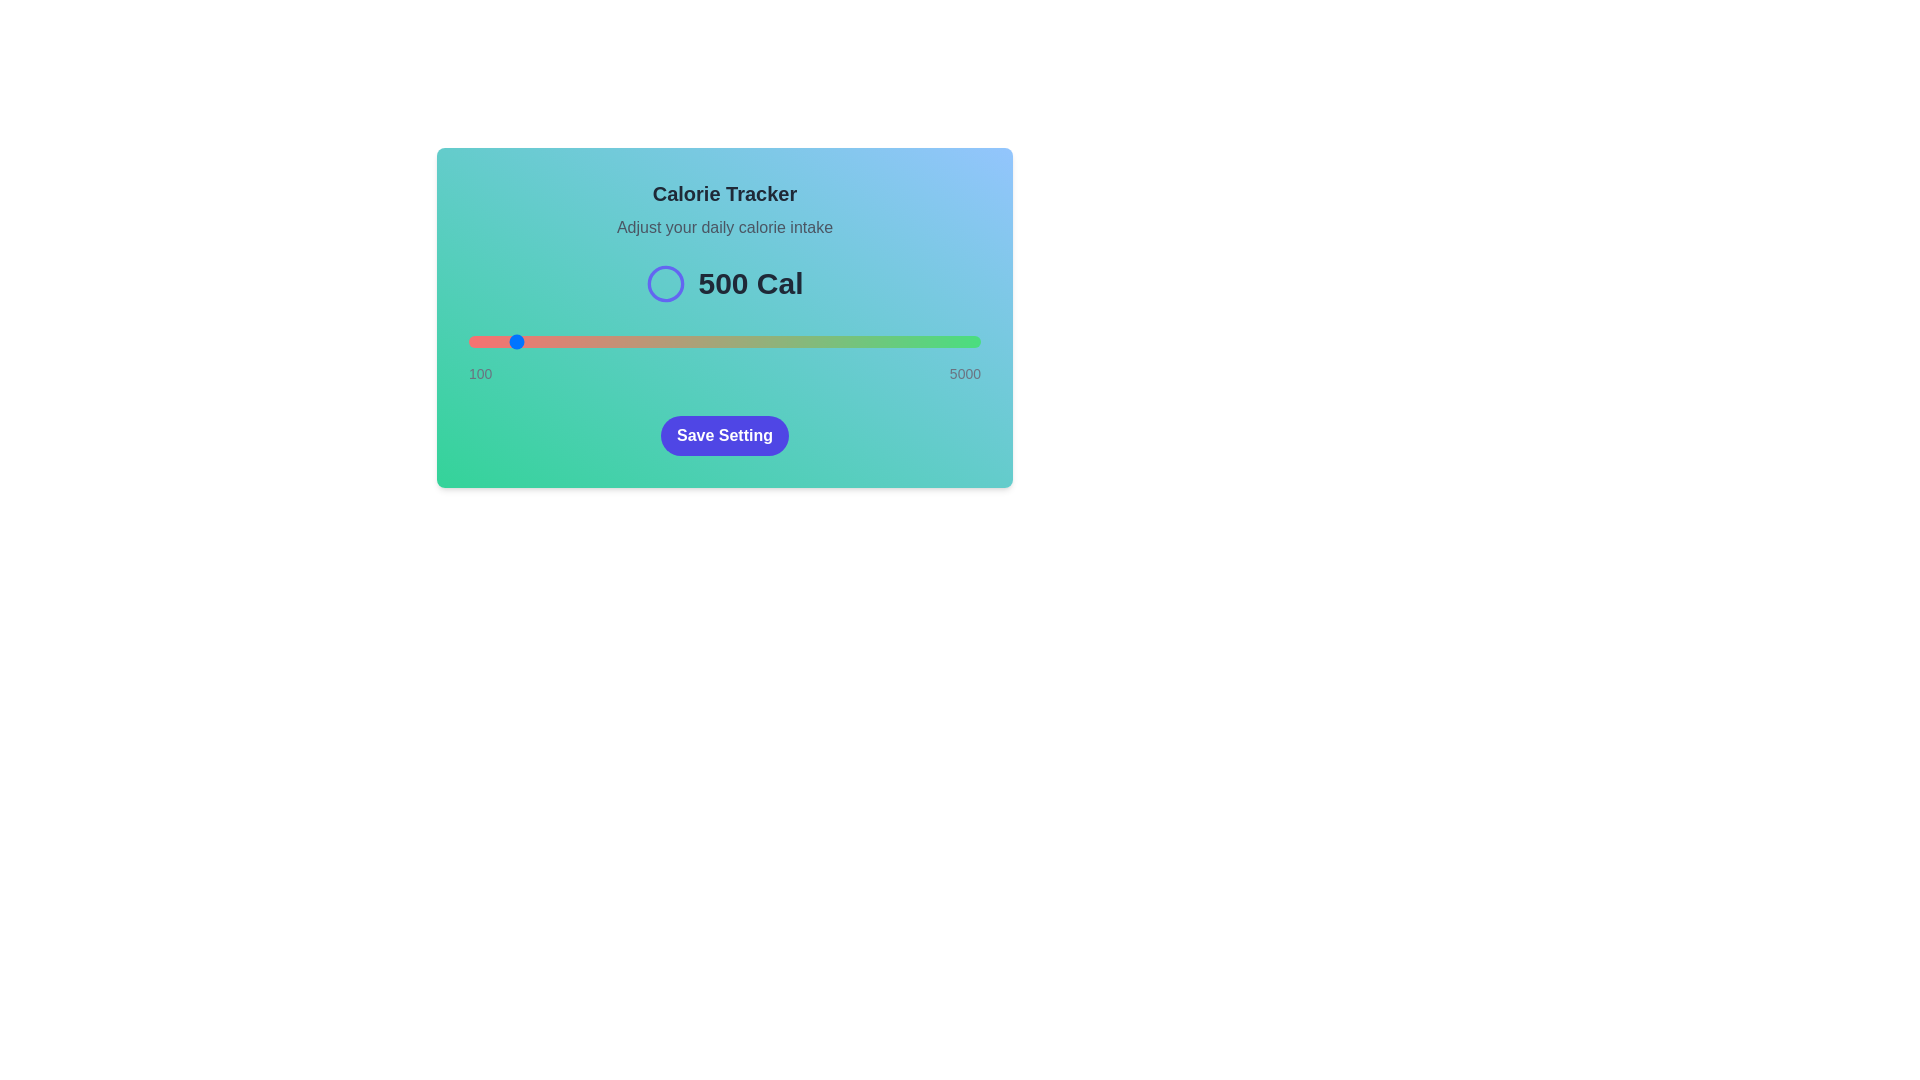 This screenshot has width=1920, height=1080. What do you see at coordinates (529, 341) in the screenshot?
I see `the calorie intake slider to 683 calories` at bounding box center [529, 341].